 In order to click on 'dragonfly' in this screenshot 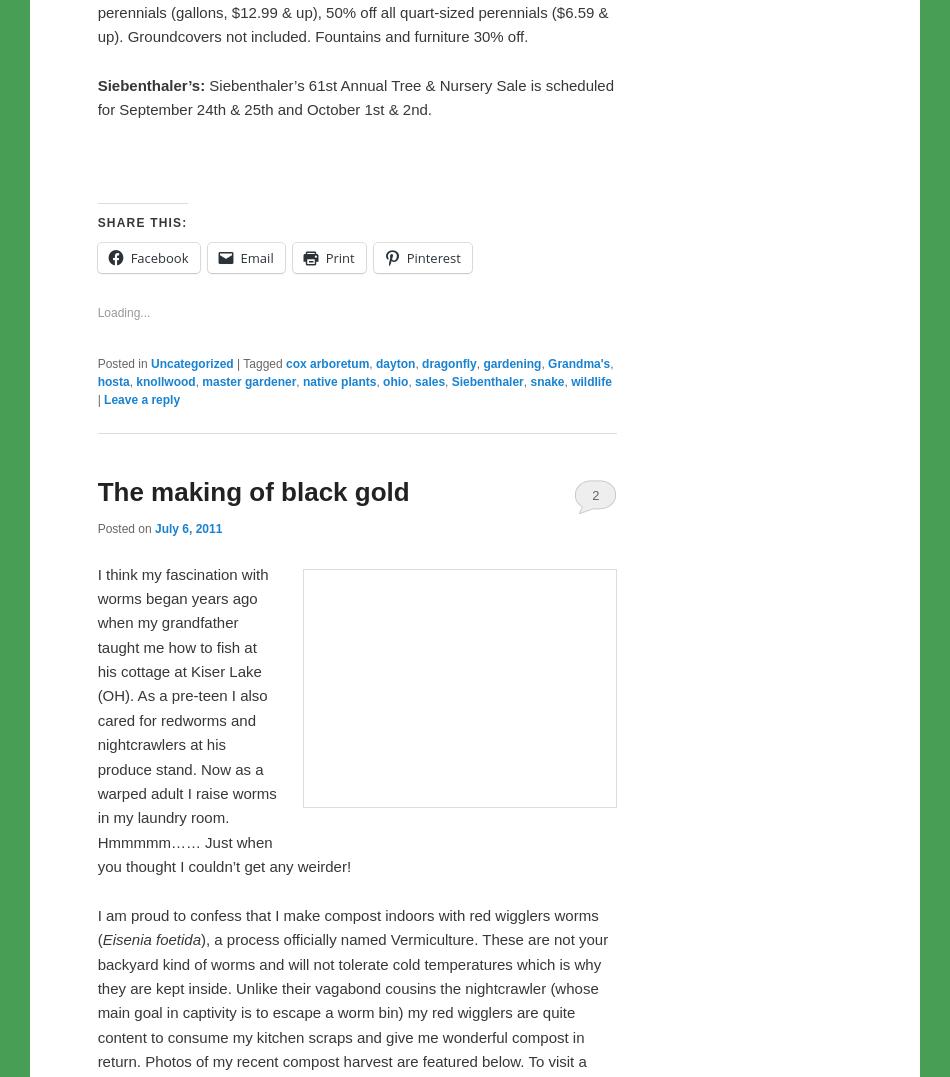, I will do `click(447, 781)`.